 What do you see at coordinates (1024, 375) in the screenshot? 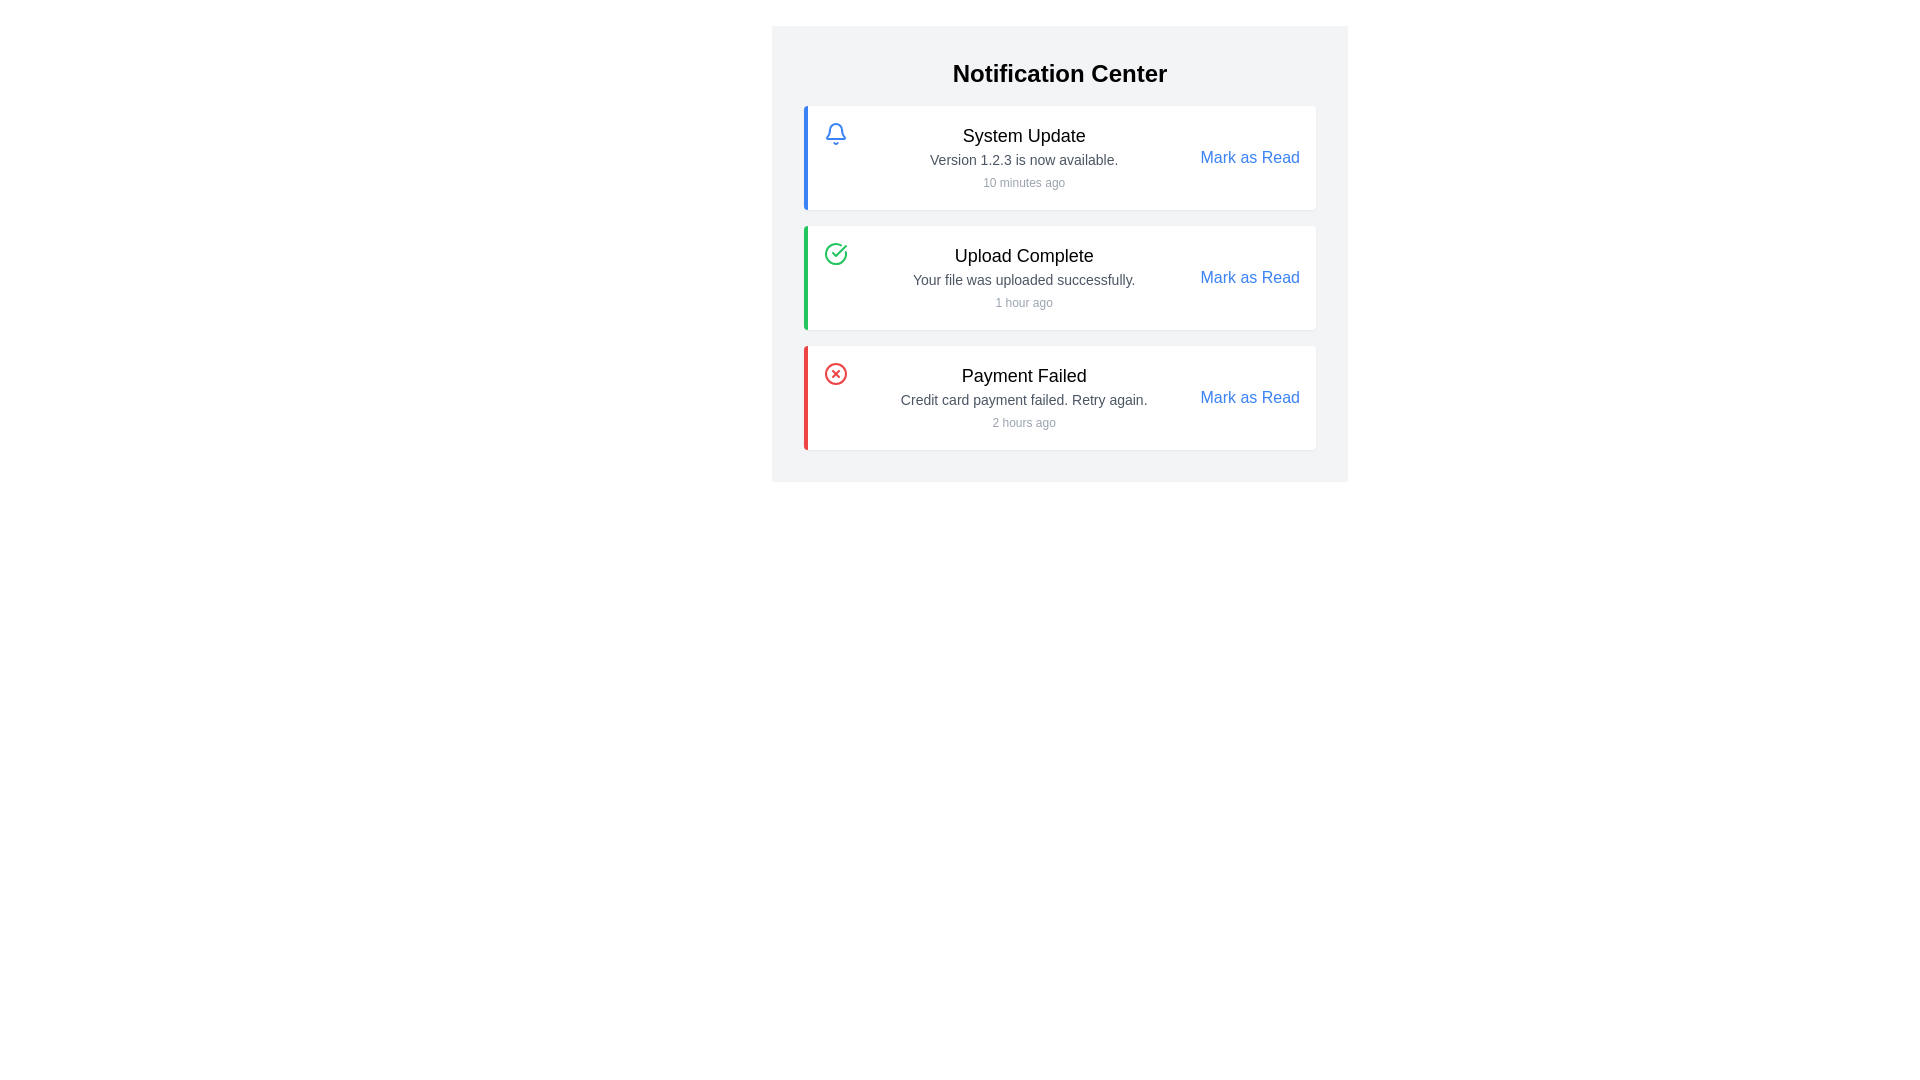
I see `text element displaying 'Payment Failed' which is prominently styled and located within the notification card for a failed payment` at bounding box center [1024, 375].